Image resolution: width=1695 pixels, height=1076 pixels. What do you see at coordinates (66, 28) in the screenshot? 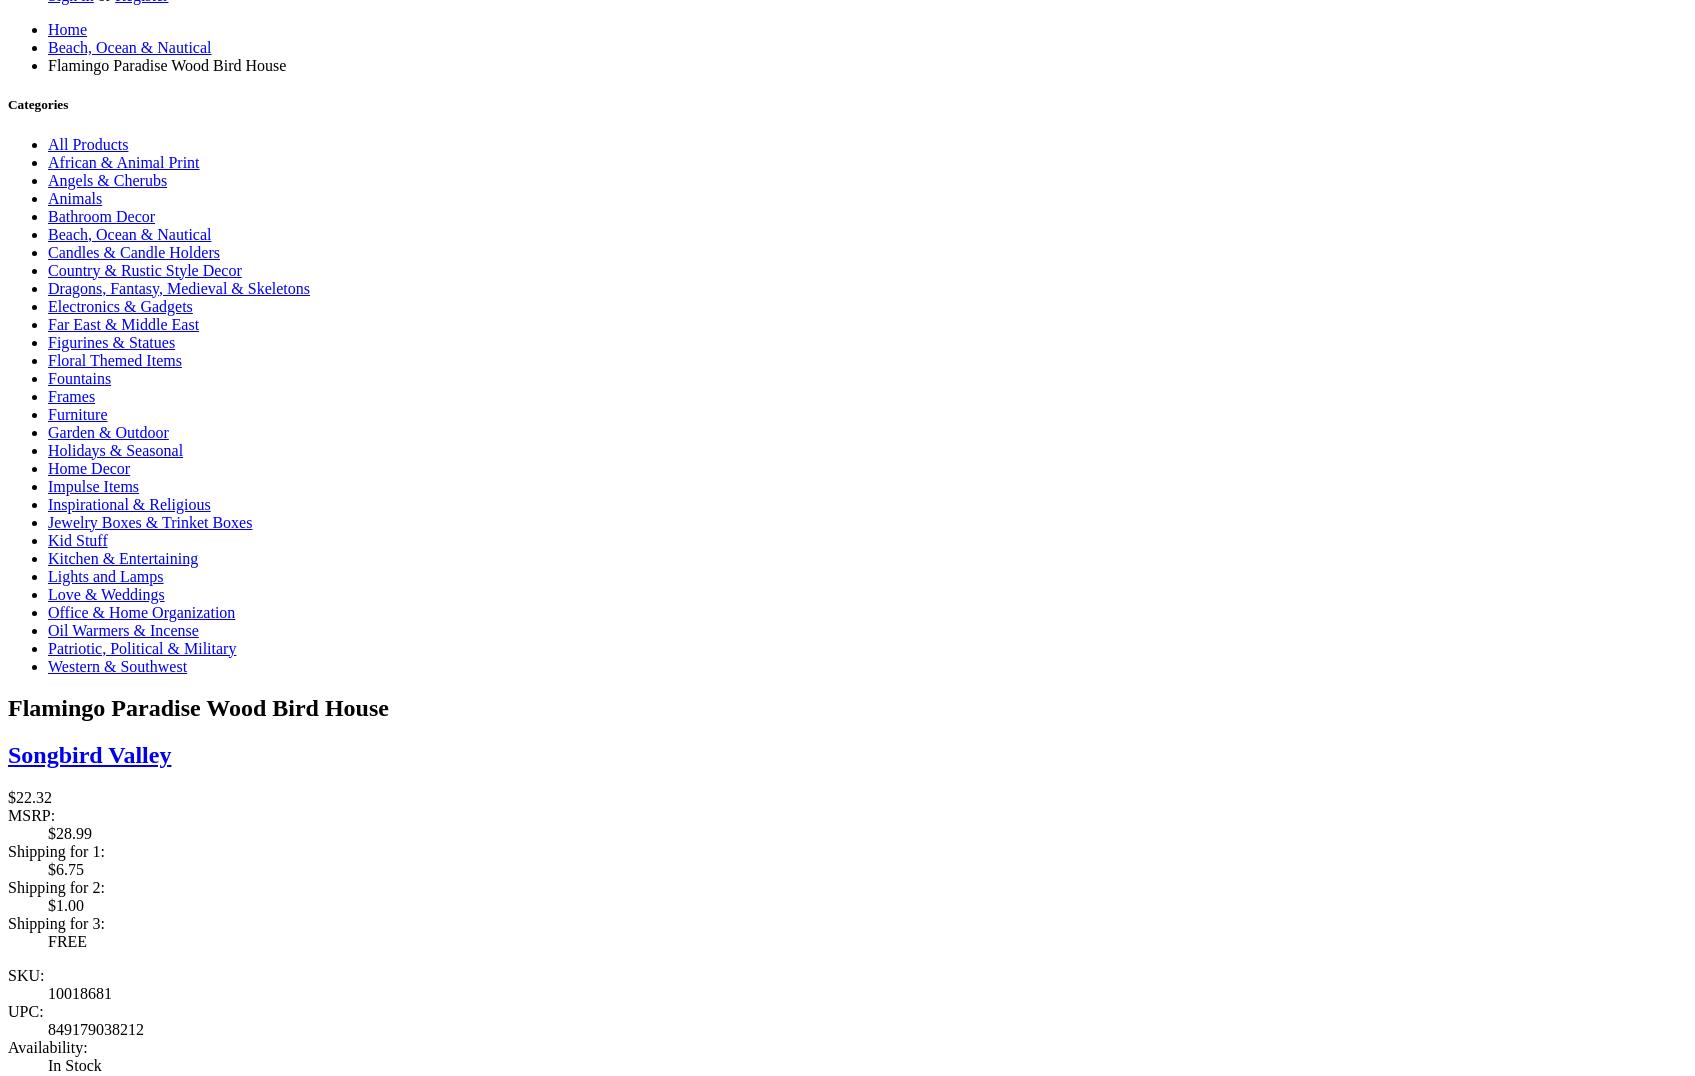
I see `'Home'` at bounding box center [66, 28].